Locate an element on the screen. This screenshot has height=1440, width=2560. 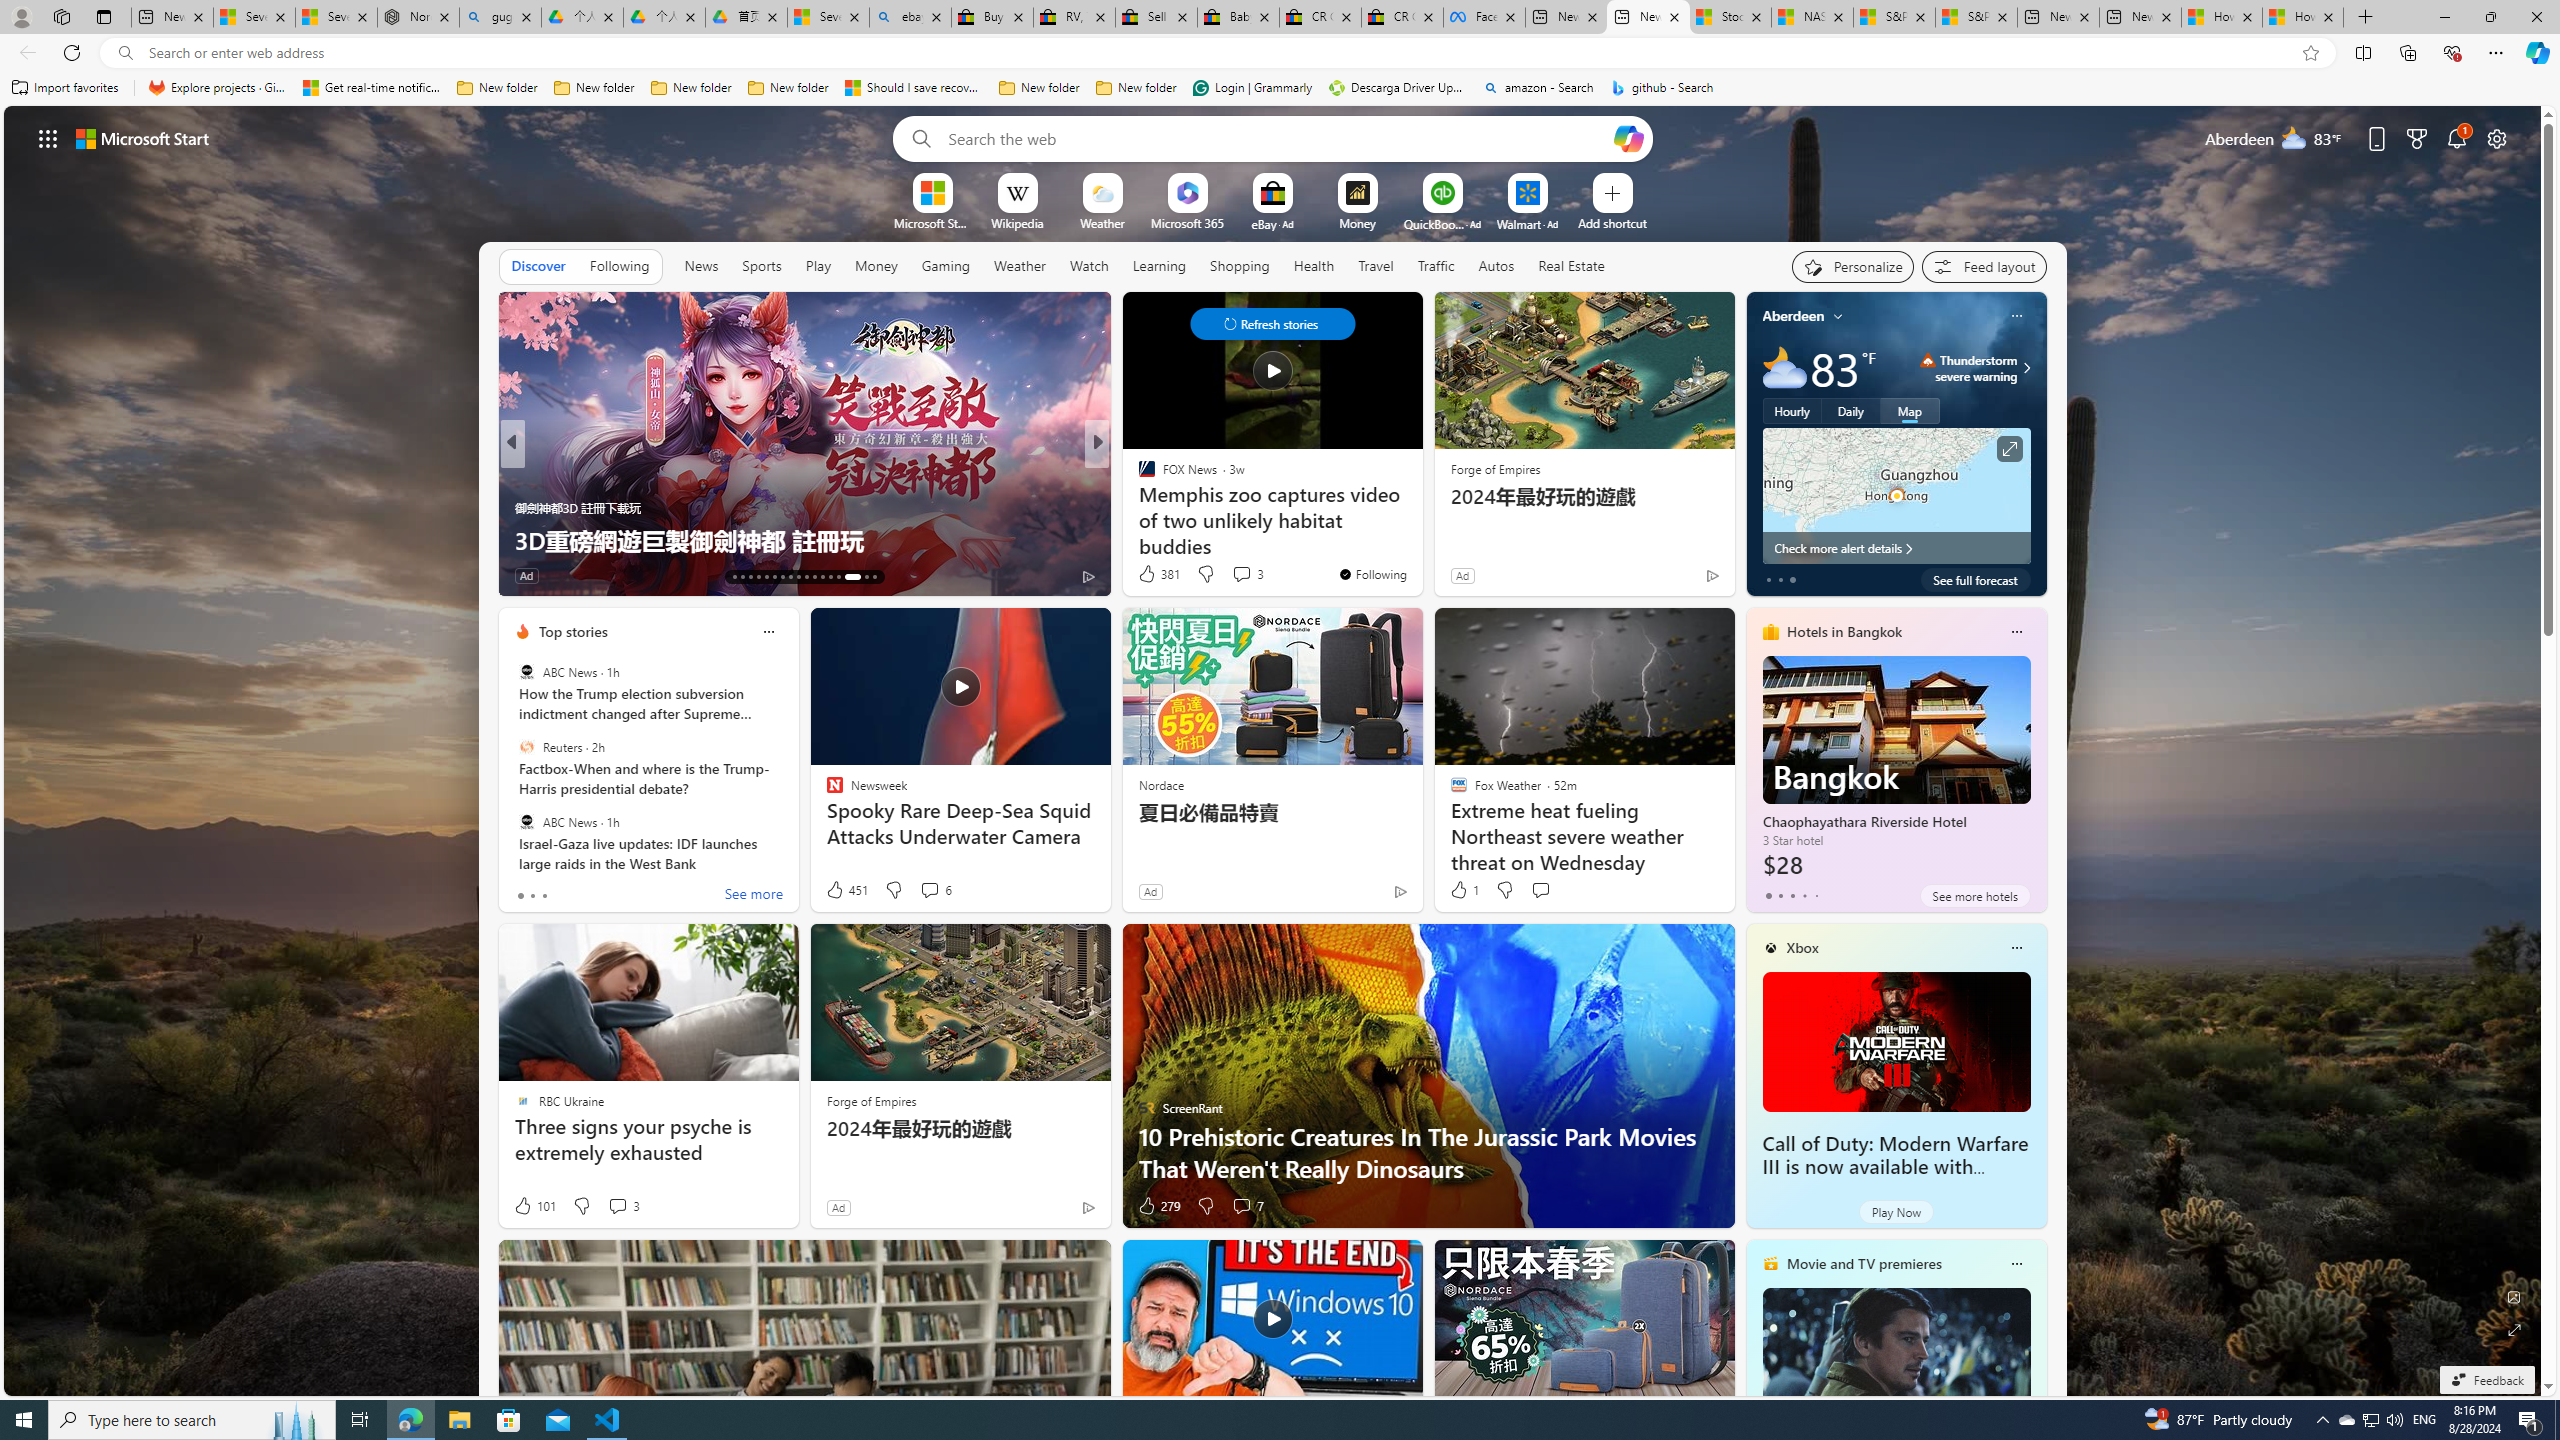
'AutomationID: tab-19' is located at coordinates (782, 577).